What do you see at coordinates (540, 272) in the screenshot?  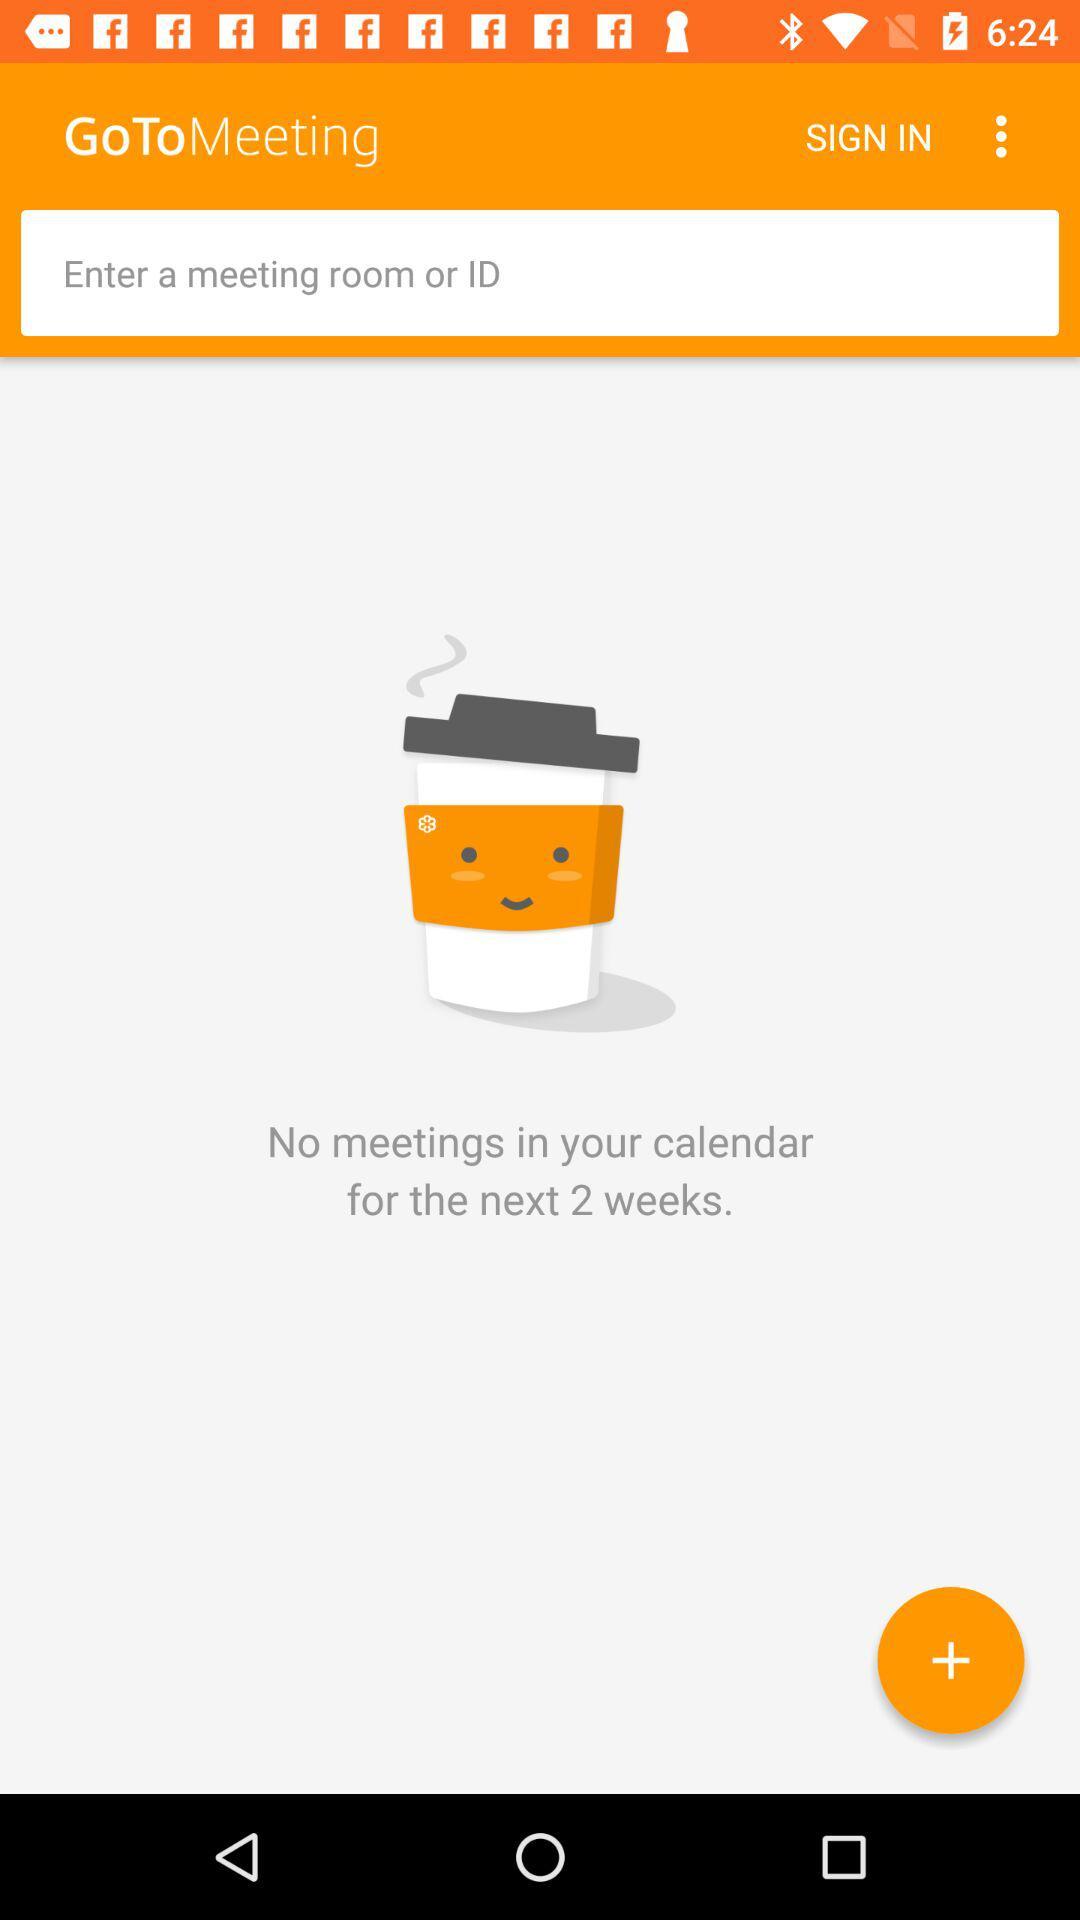 I see `item above no meetings in icon` at bounding box center [540, 272].